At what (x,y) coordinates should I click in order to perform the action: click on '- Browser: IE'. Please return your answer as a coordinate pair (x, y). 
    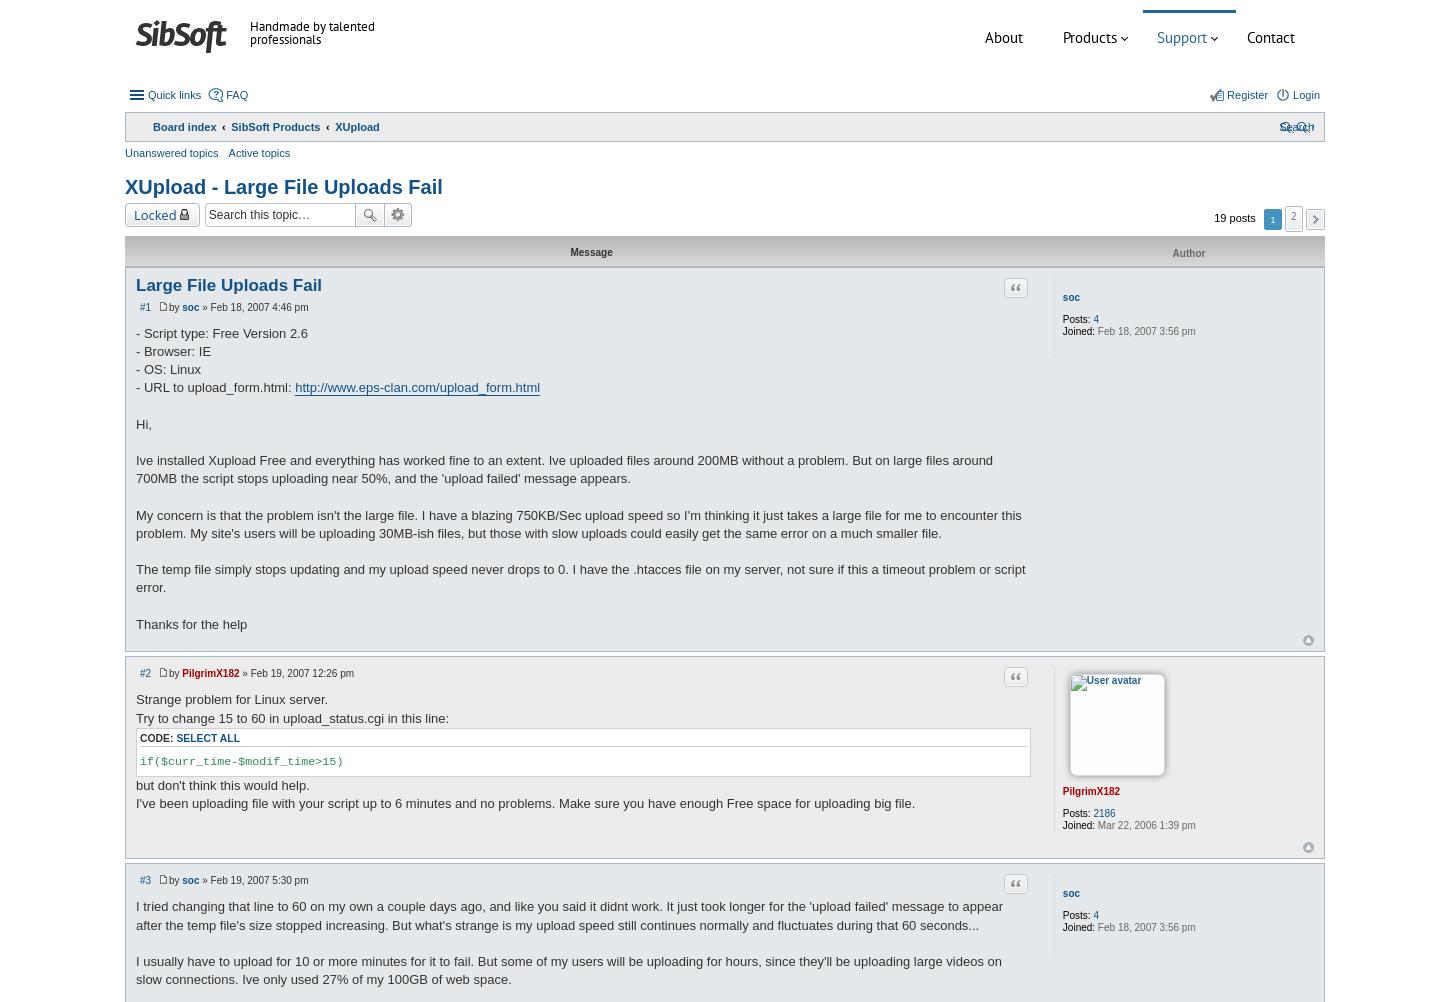
    Looking at the image, I should click on (135, 350).